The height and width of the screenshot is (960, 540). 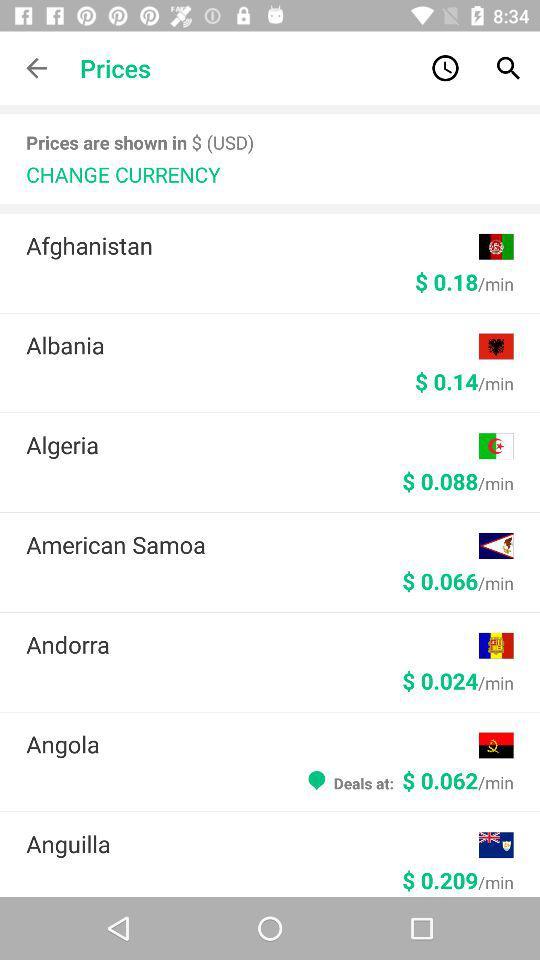 I want to click on icon below the $ 0.088/min, so click(x=252, y=544).